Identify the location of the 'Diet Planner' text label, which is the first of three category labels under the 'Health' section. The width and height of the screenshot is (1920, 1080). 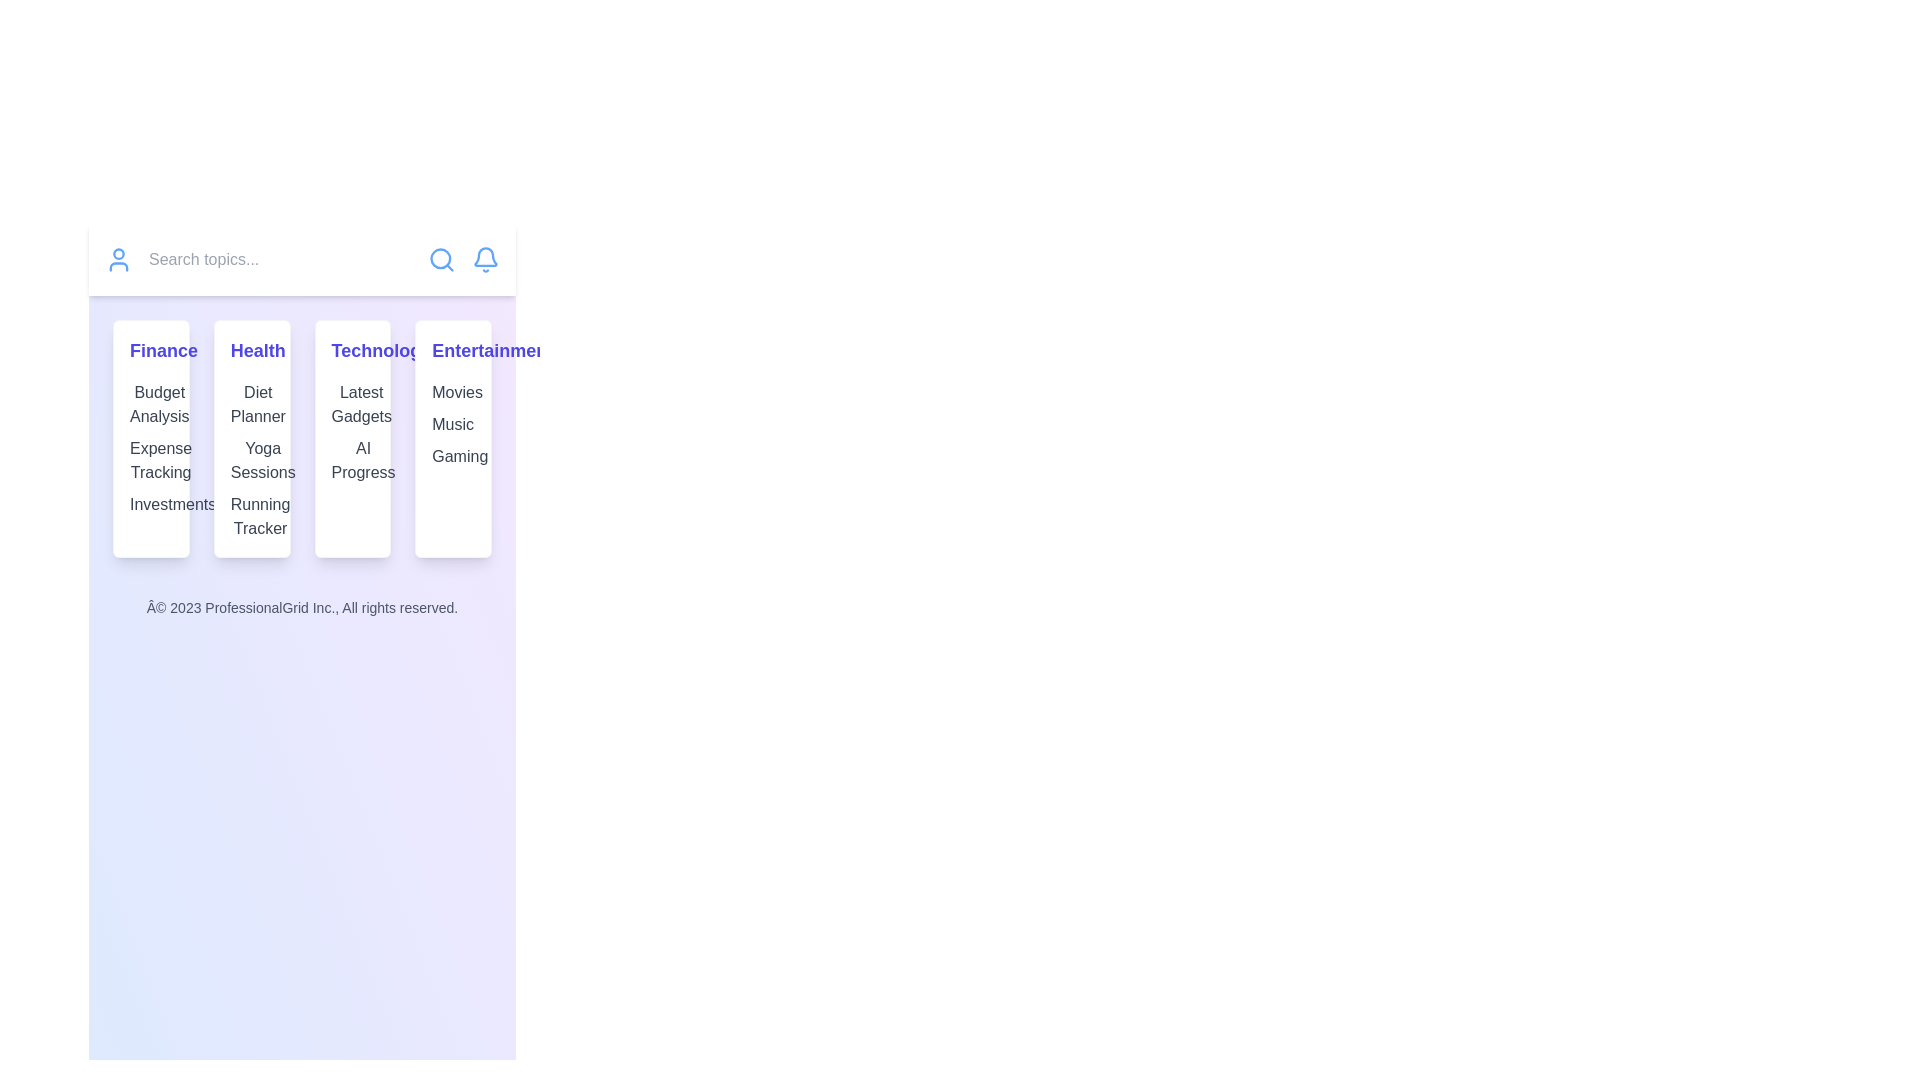
(251, 405).